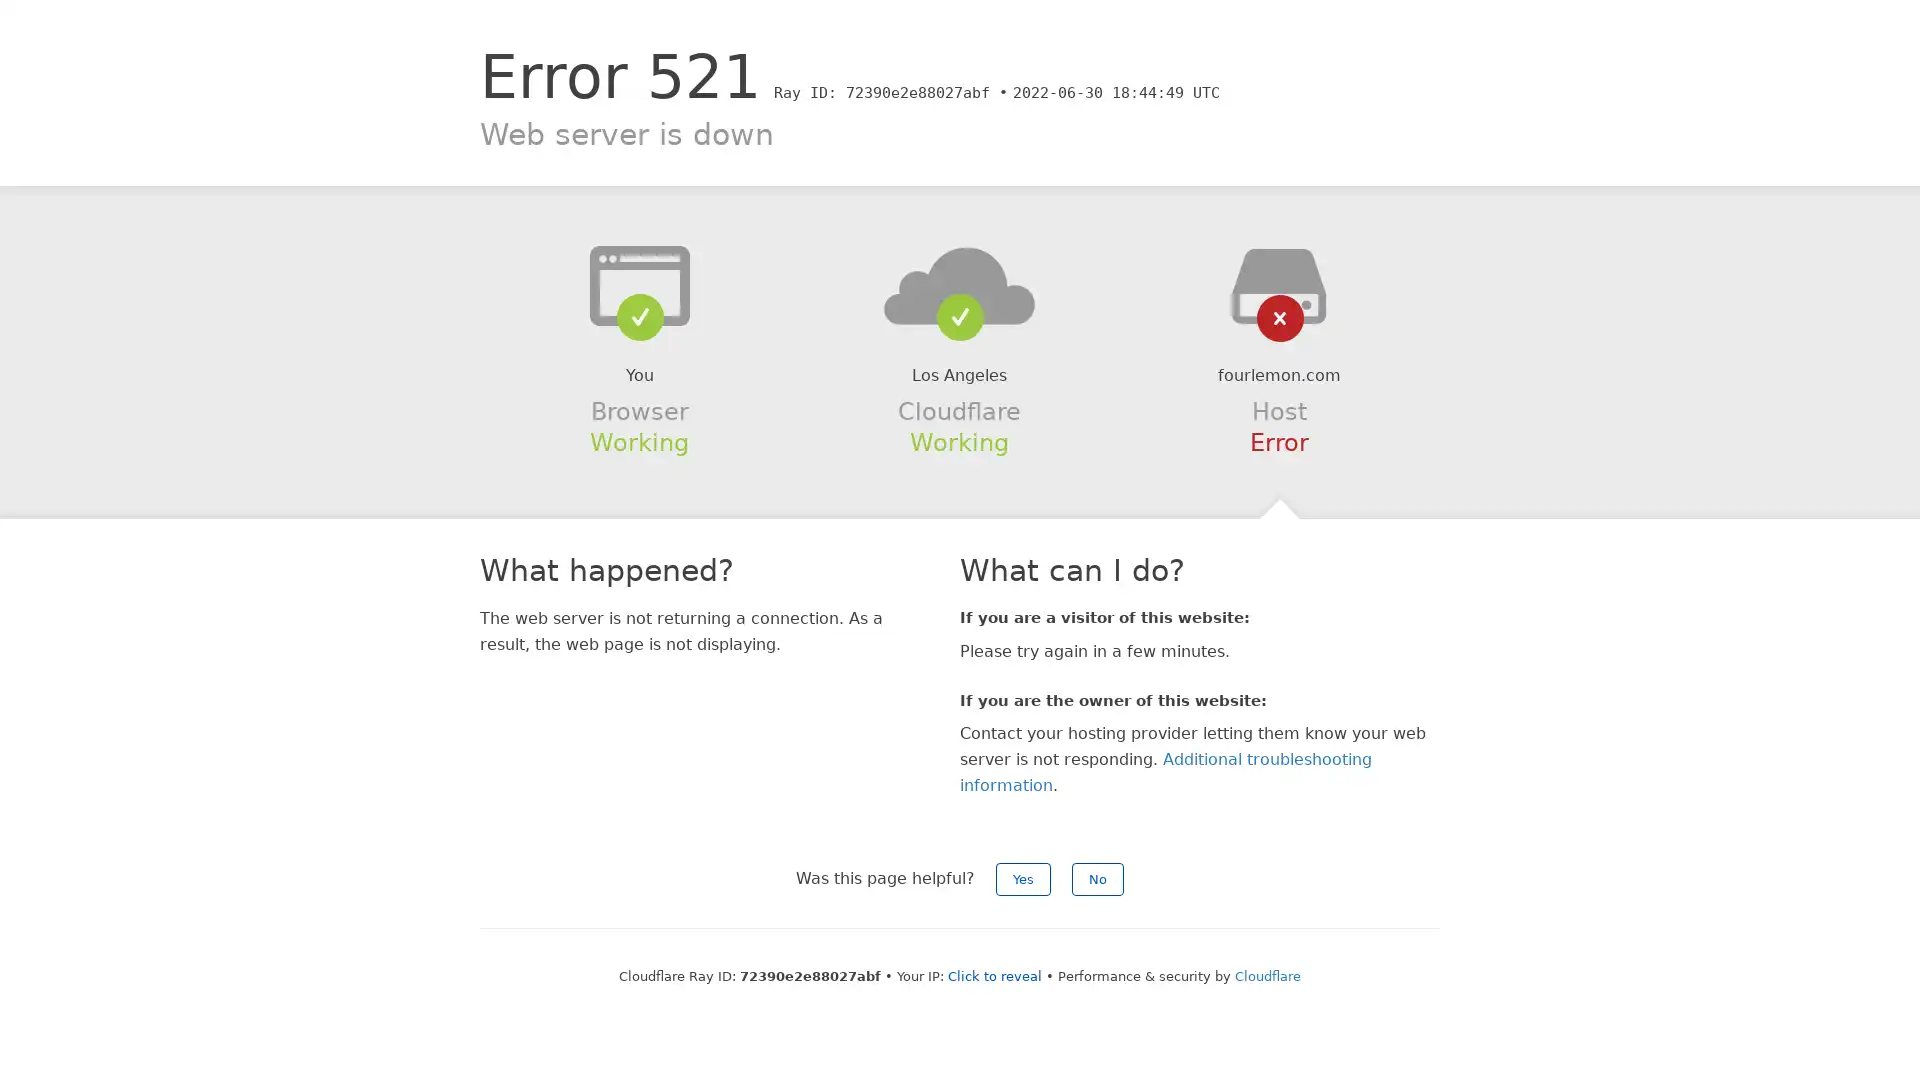 Image resolution: width=1920 pixels, height=1080 pixels. Describe the element at coordinates (1097, 878) in the screenshot. I see `No` at that location.